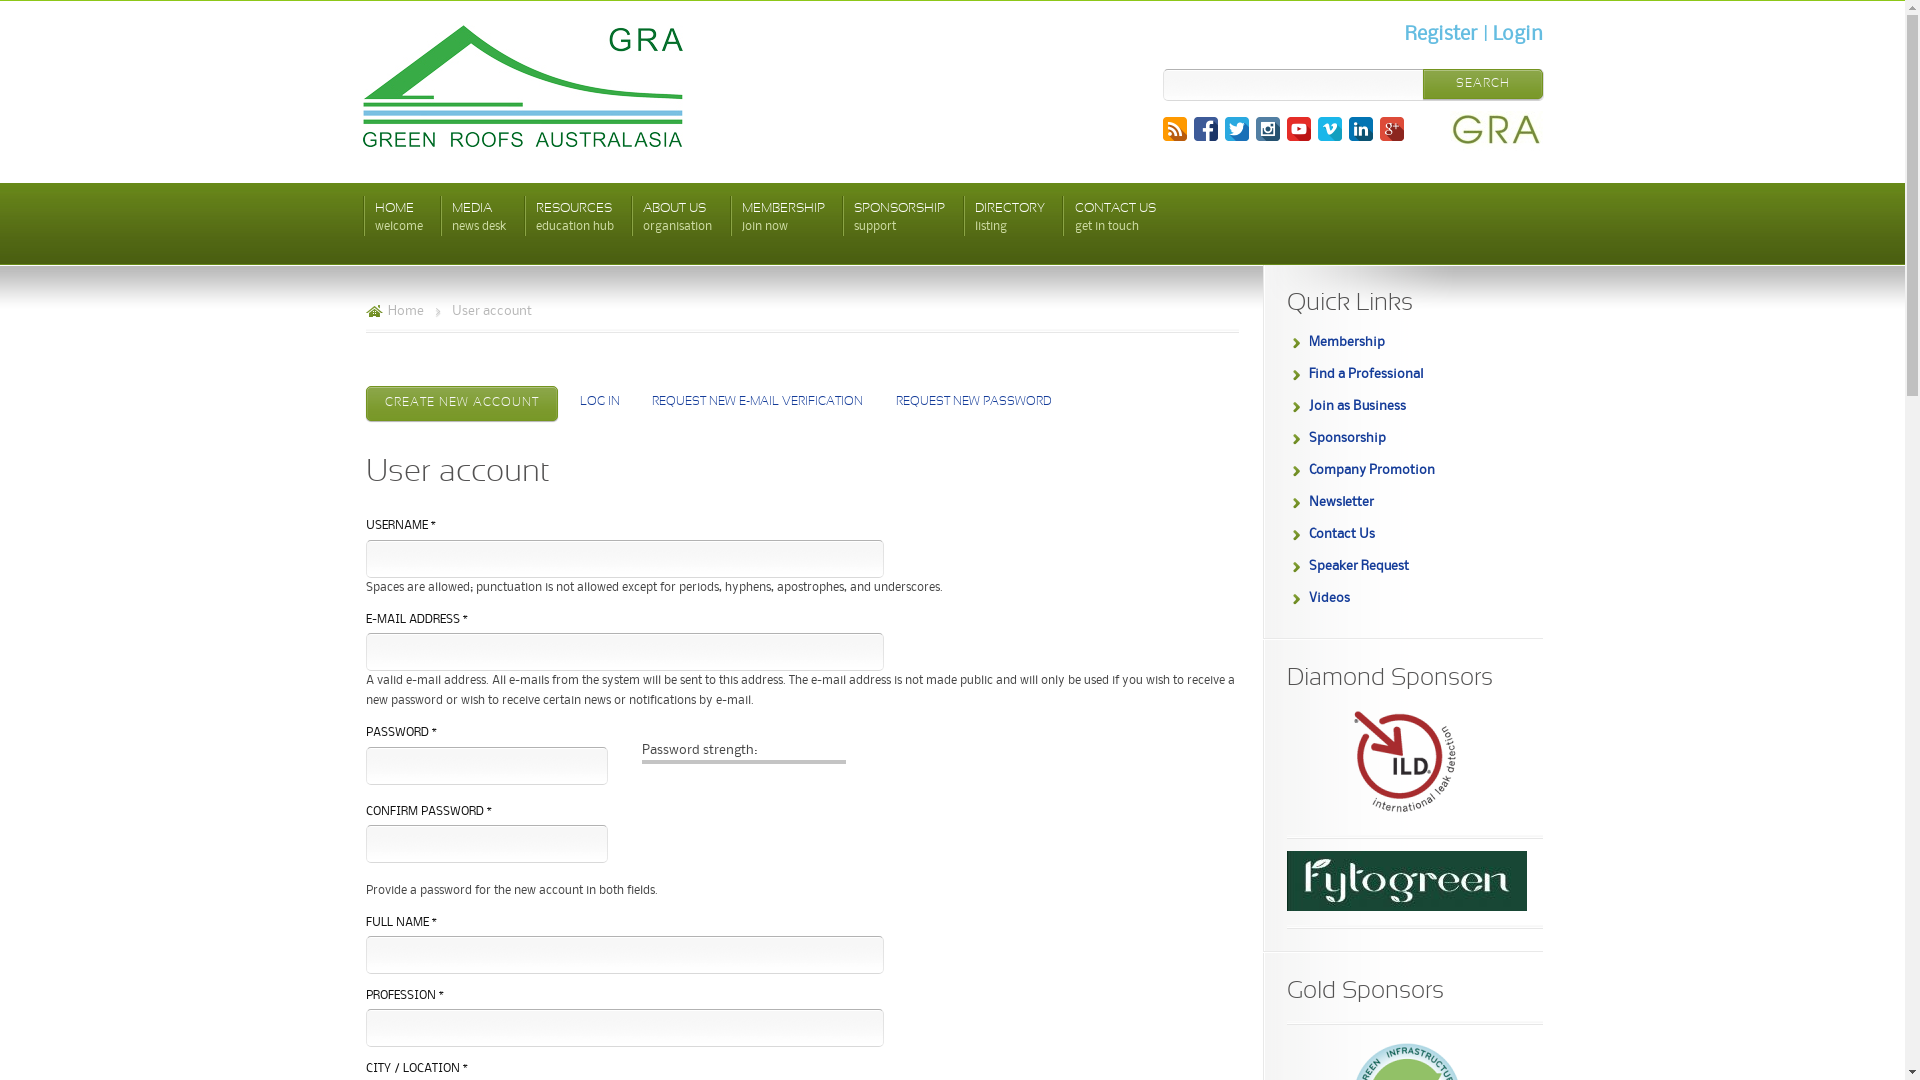 The width and height of the screenshot is (1920, 1080). Describe the element at coordinates (756, 401) in the screenshot. I see `'REQUEST NEW E-MAIL VERIFICATION'` at that location.